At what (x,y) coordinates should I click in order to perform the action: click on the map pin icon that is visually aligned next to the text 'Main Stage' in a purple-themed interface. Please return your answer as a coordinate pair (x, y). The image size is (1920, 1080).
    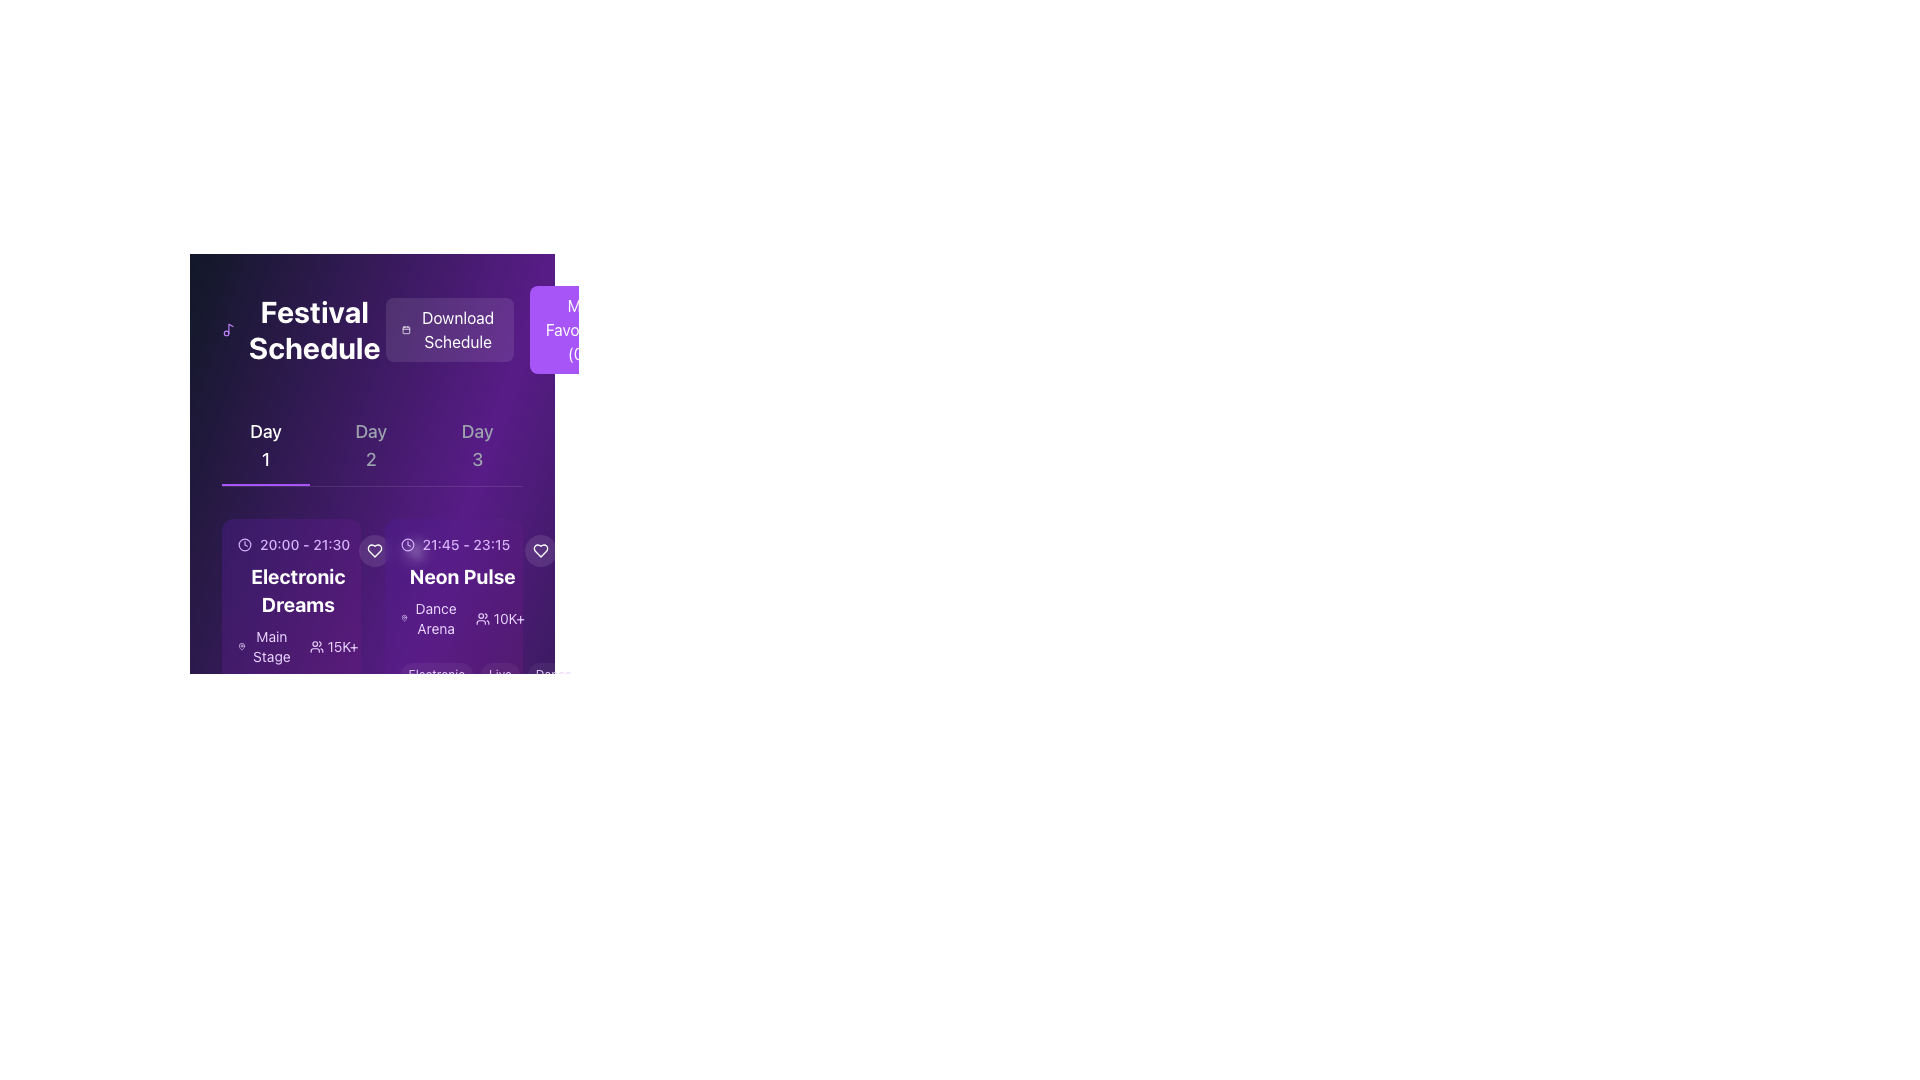
    Looking at the image, I should click on (241, 647).